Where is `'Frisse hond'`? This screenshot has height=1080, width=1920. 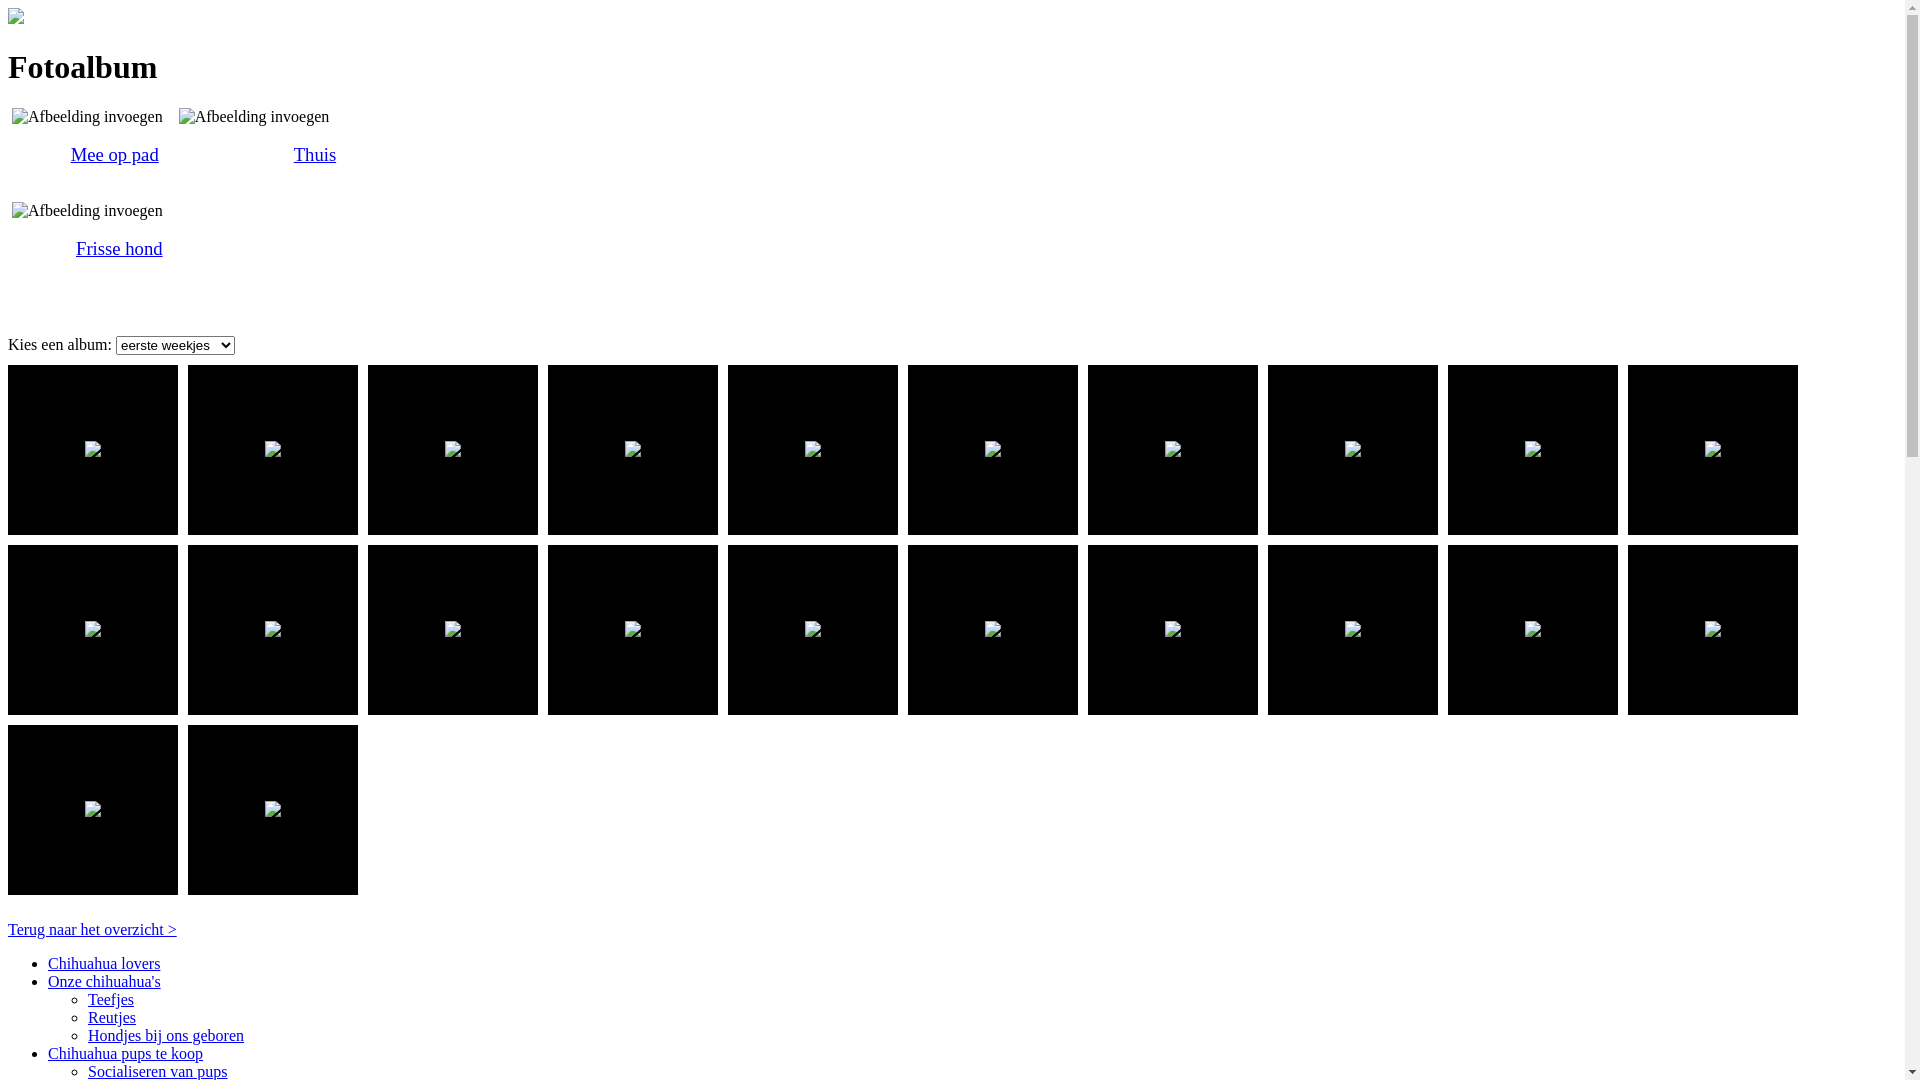
'Frisse hond' is located at coordinates (118, 247).